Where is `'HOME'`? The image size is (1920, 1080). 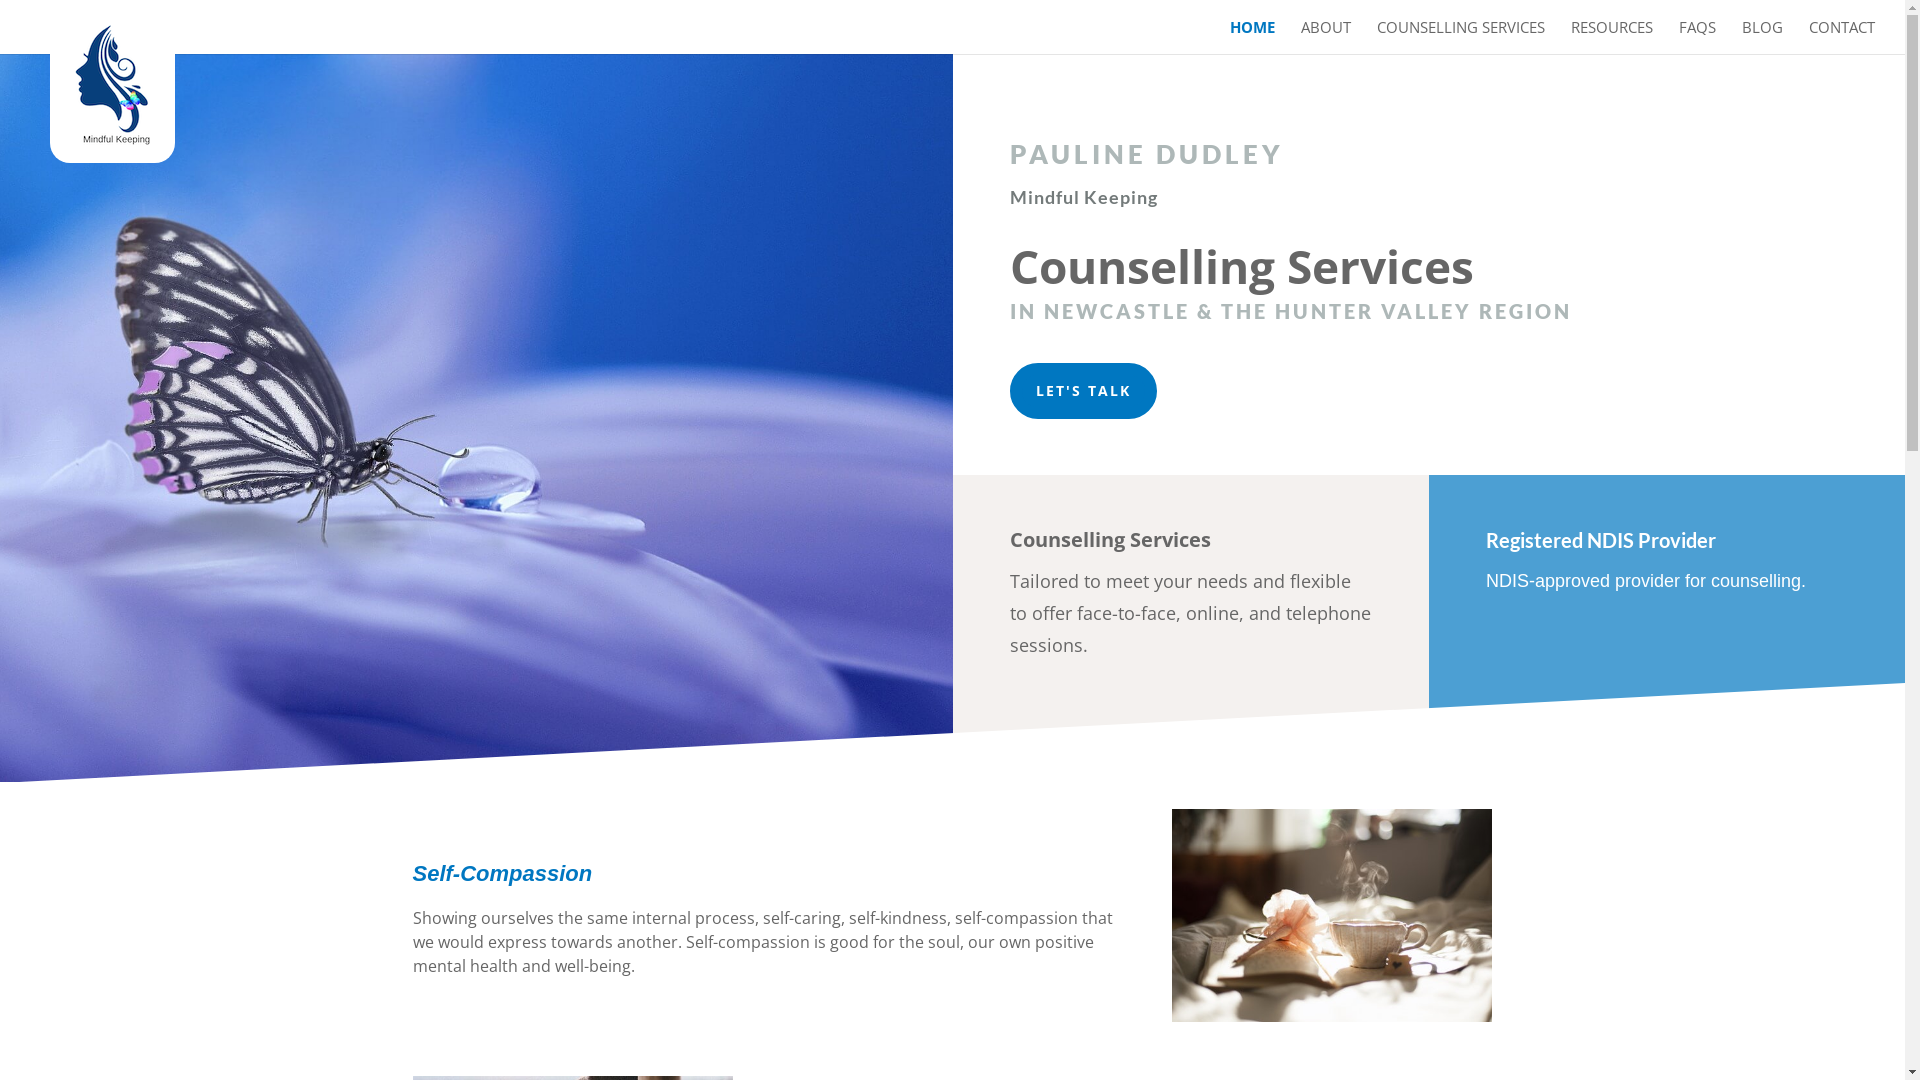 'HOME' is located at coordinates (1251, 37).